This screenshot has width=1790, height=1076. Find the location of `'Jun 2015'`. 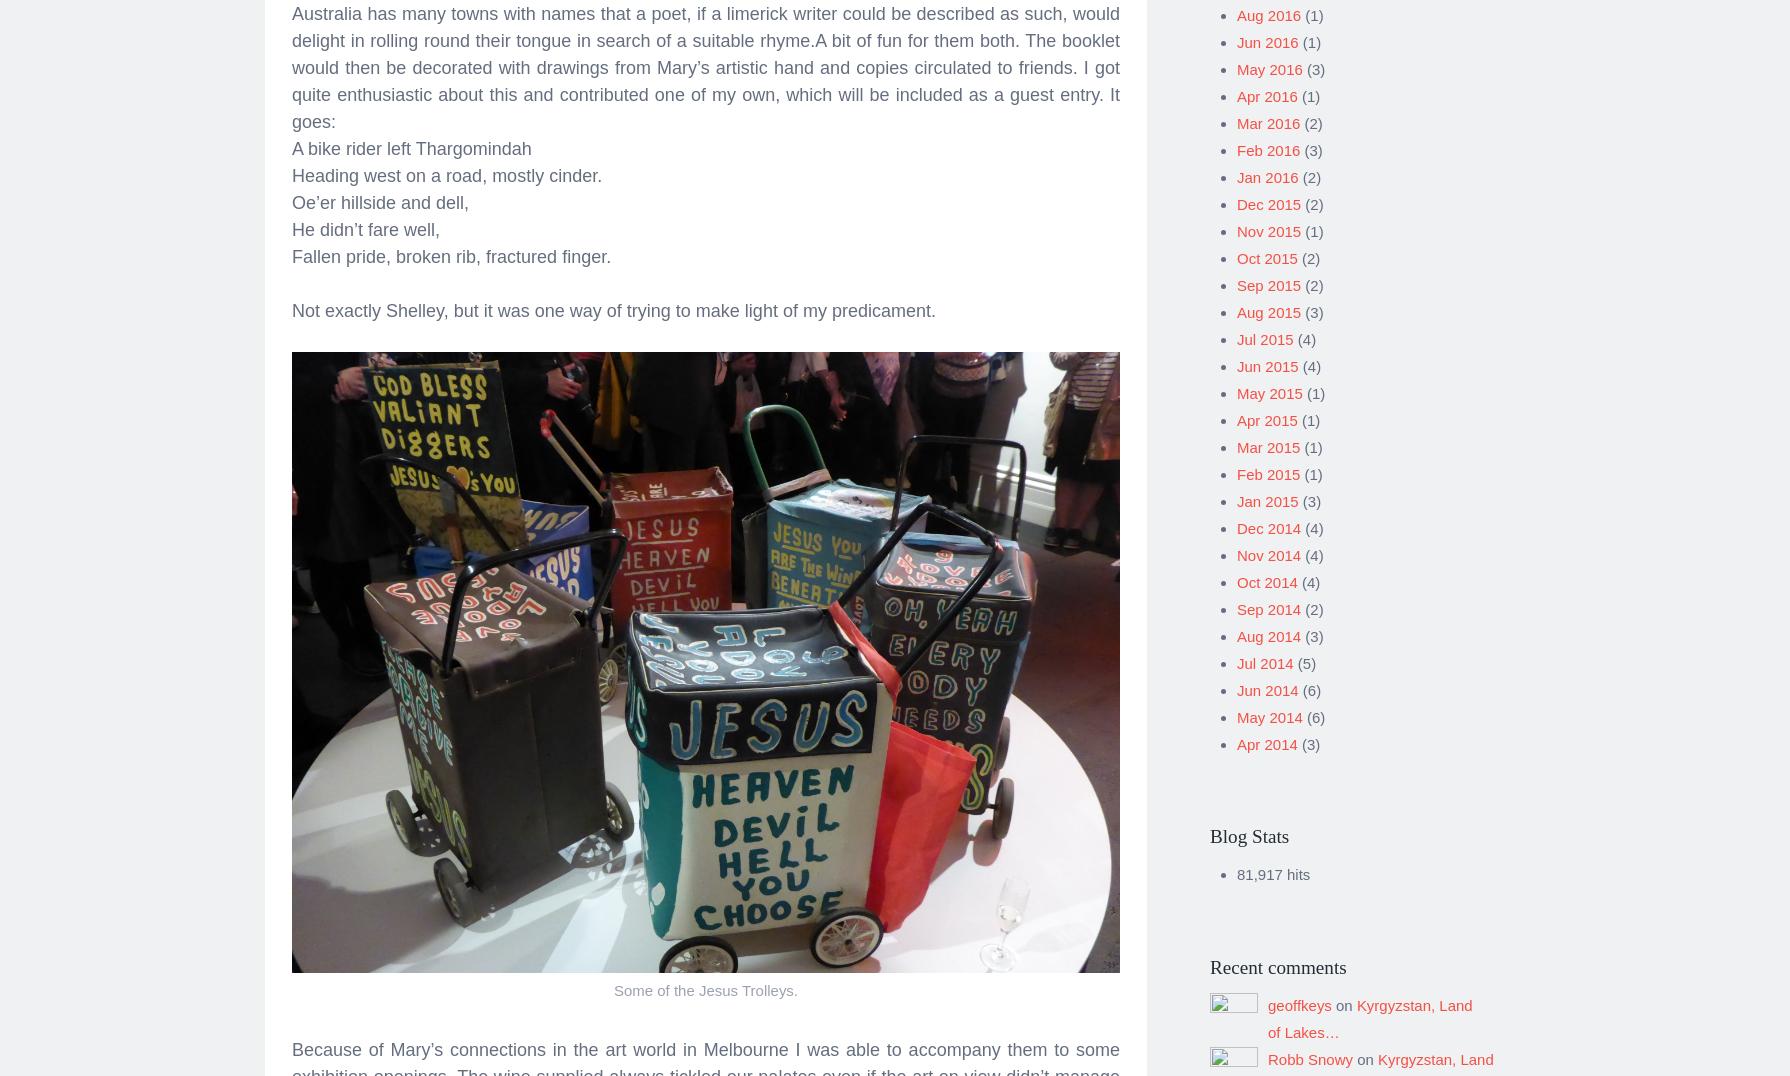

'Jun 2015' is located at coordinates (1267, 358).